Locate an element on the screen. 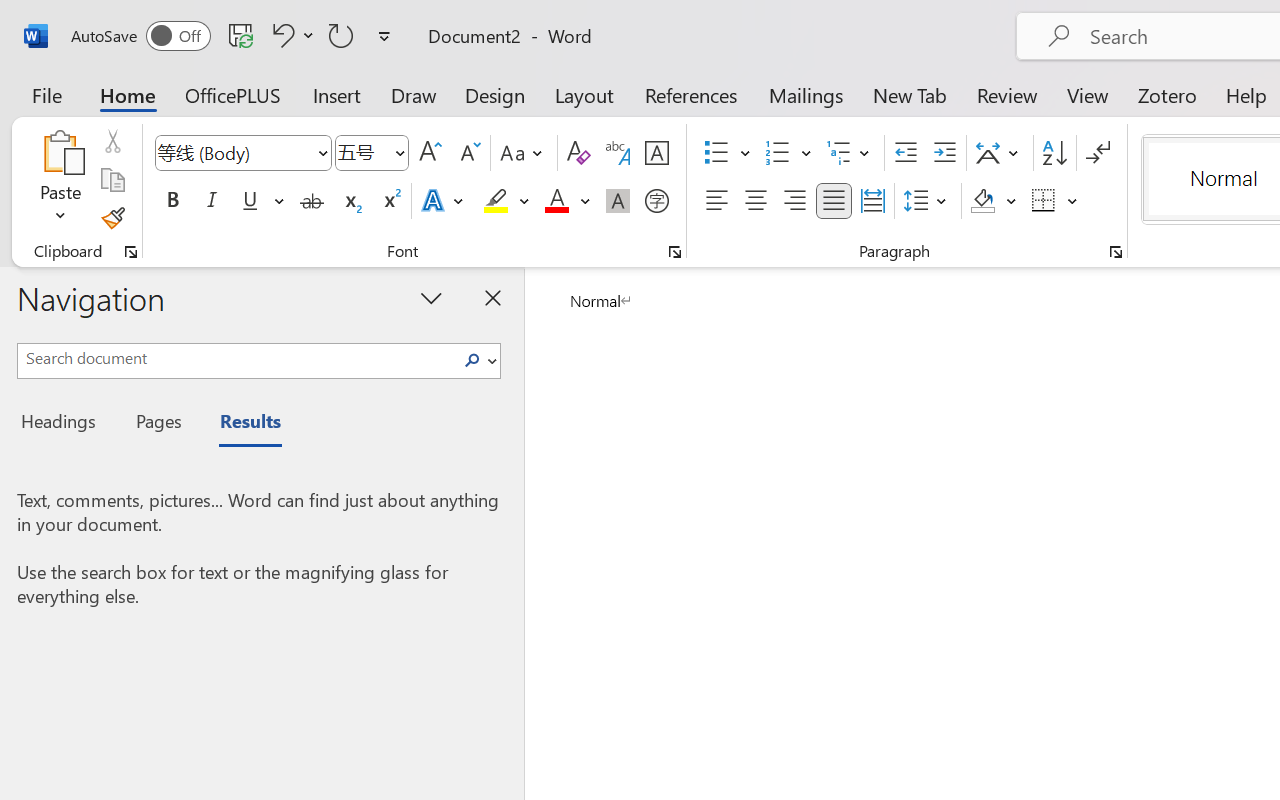  'Multilevel List' is located at coordinates (850, 153).